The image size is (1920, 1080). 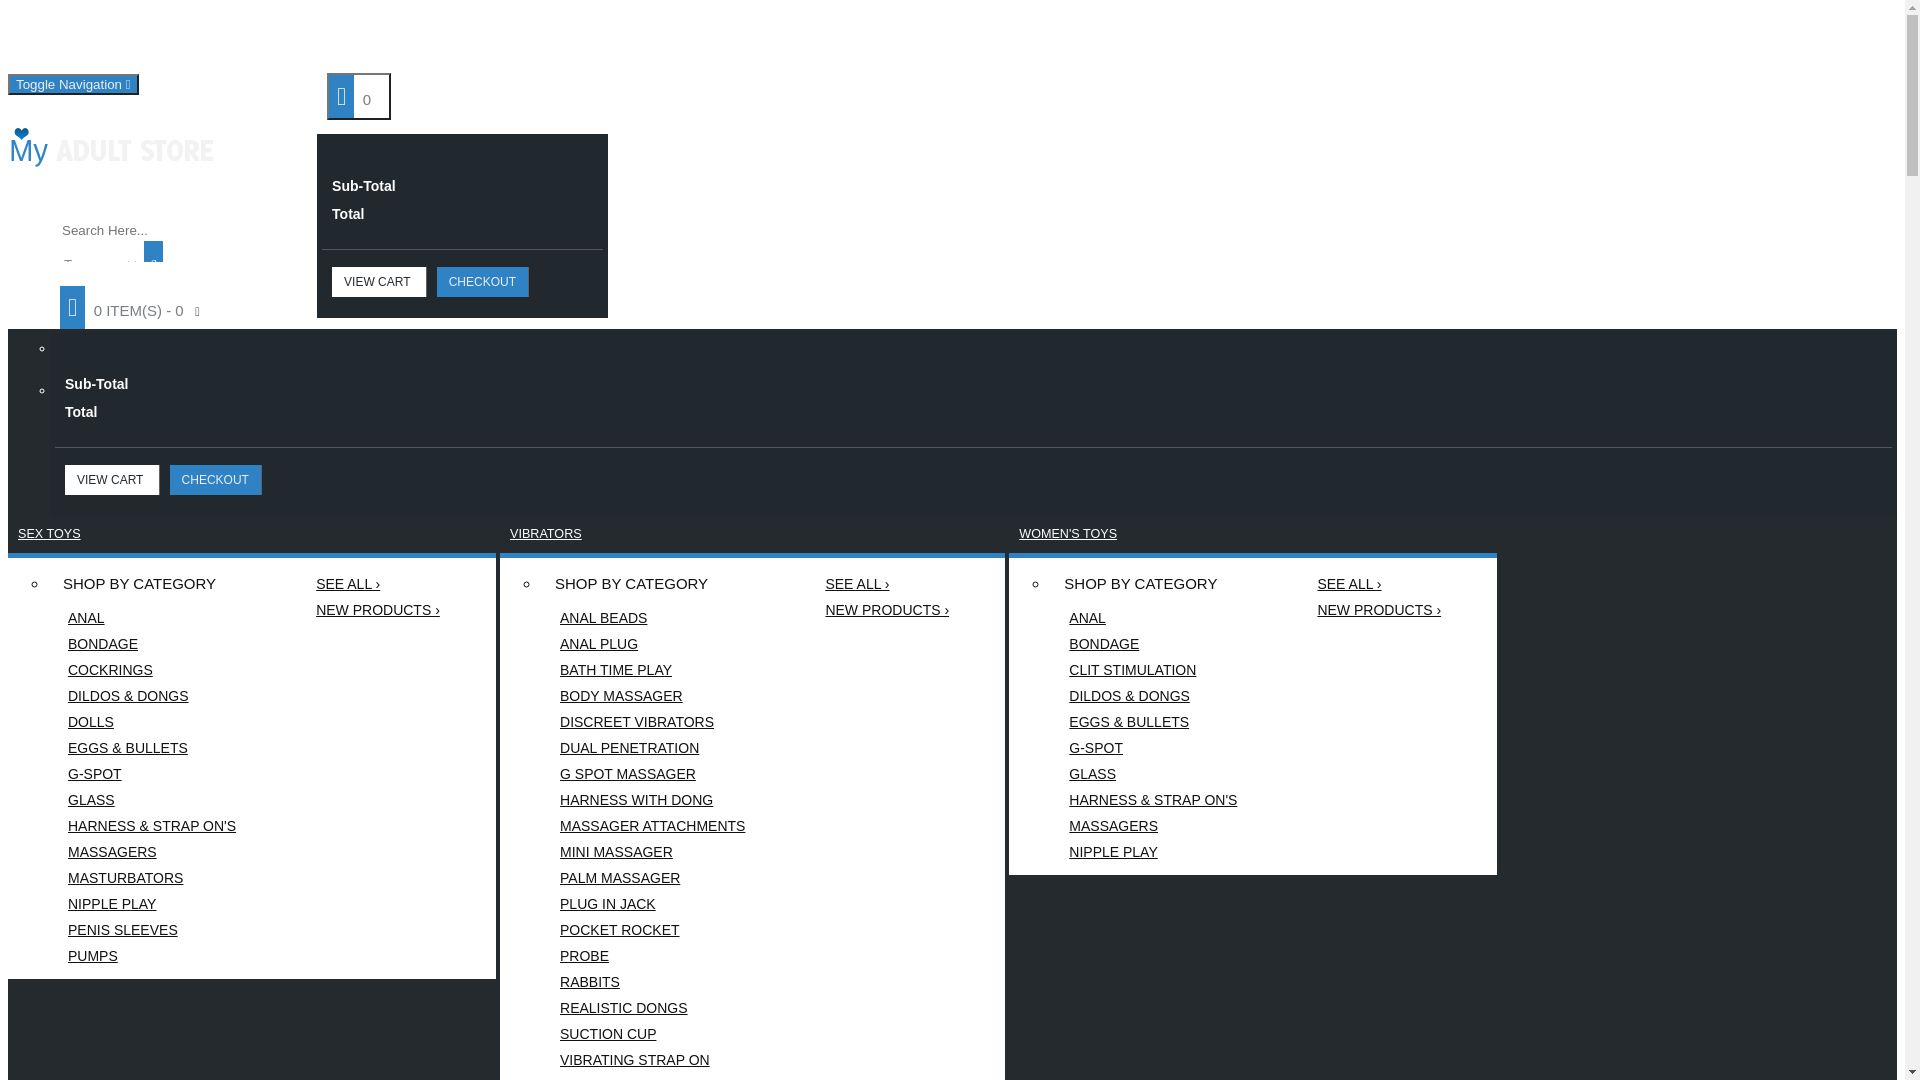 What do you see at coordinates (652, 955) in the screenshot?
I see `'PROBE'` at bounding box center [652, 955].